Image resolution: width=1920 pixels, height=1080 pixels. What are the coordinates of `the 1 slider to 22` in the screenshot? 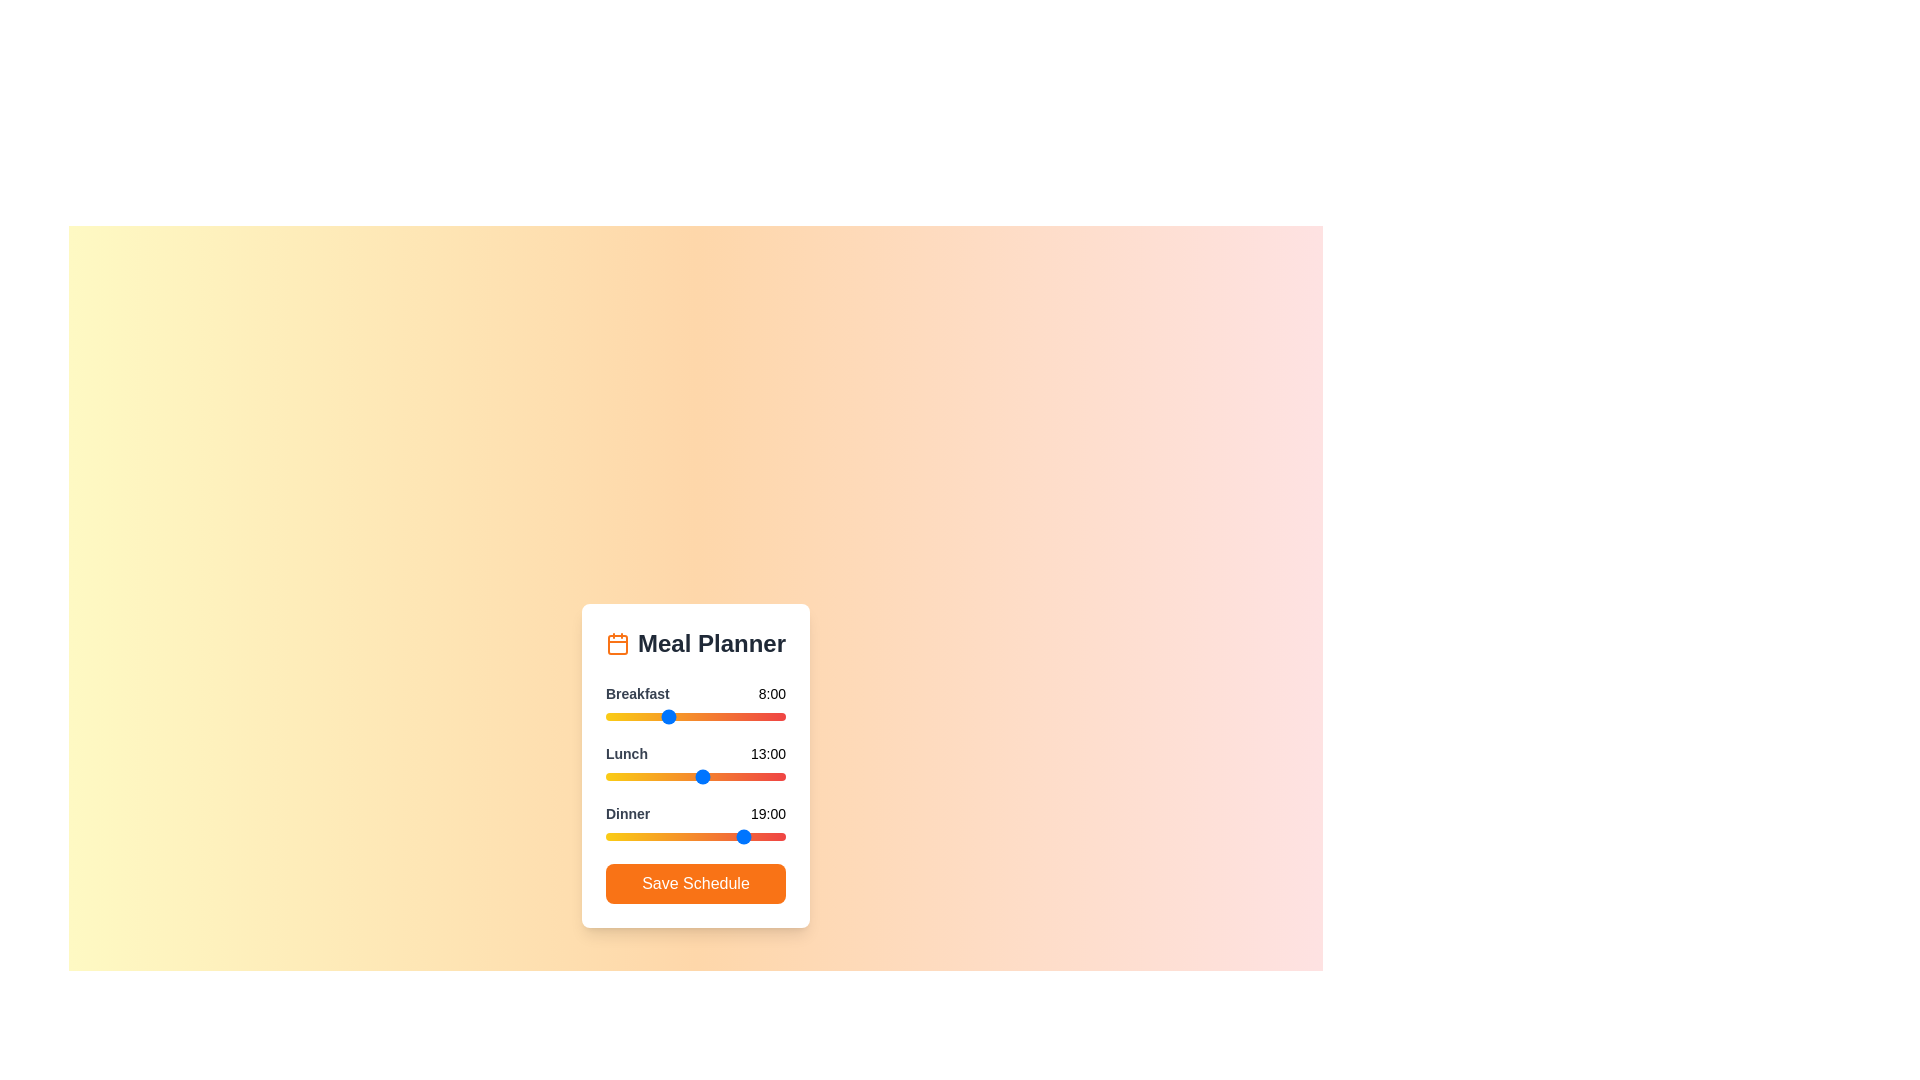 It's located at (770, 775).